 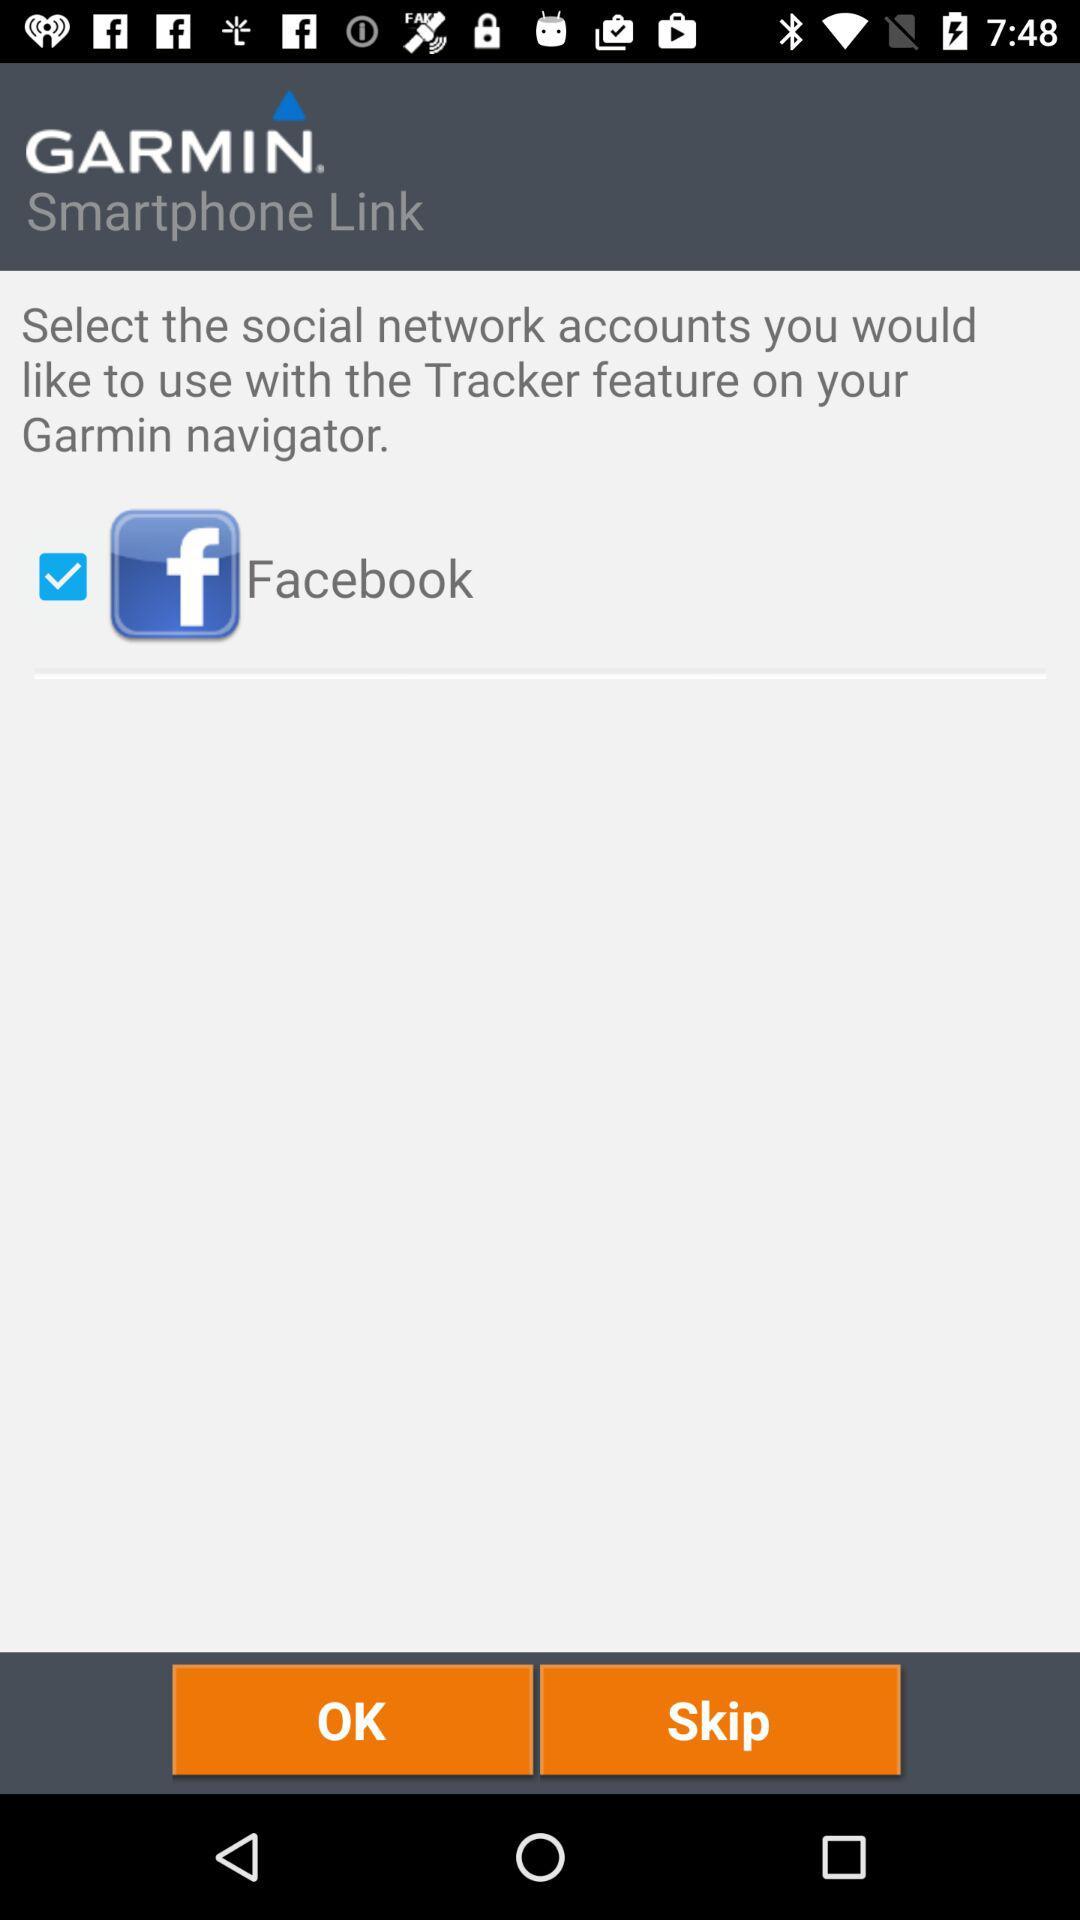 I want to click on the icon next to the skip, so click(x=355, y=1722).